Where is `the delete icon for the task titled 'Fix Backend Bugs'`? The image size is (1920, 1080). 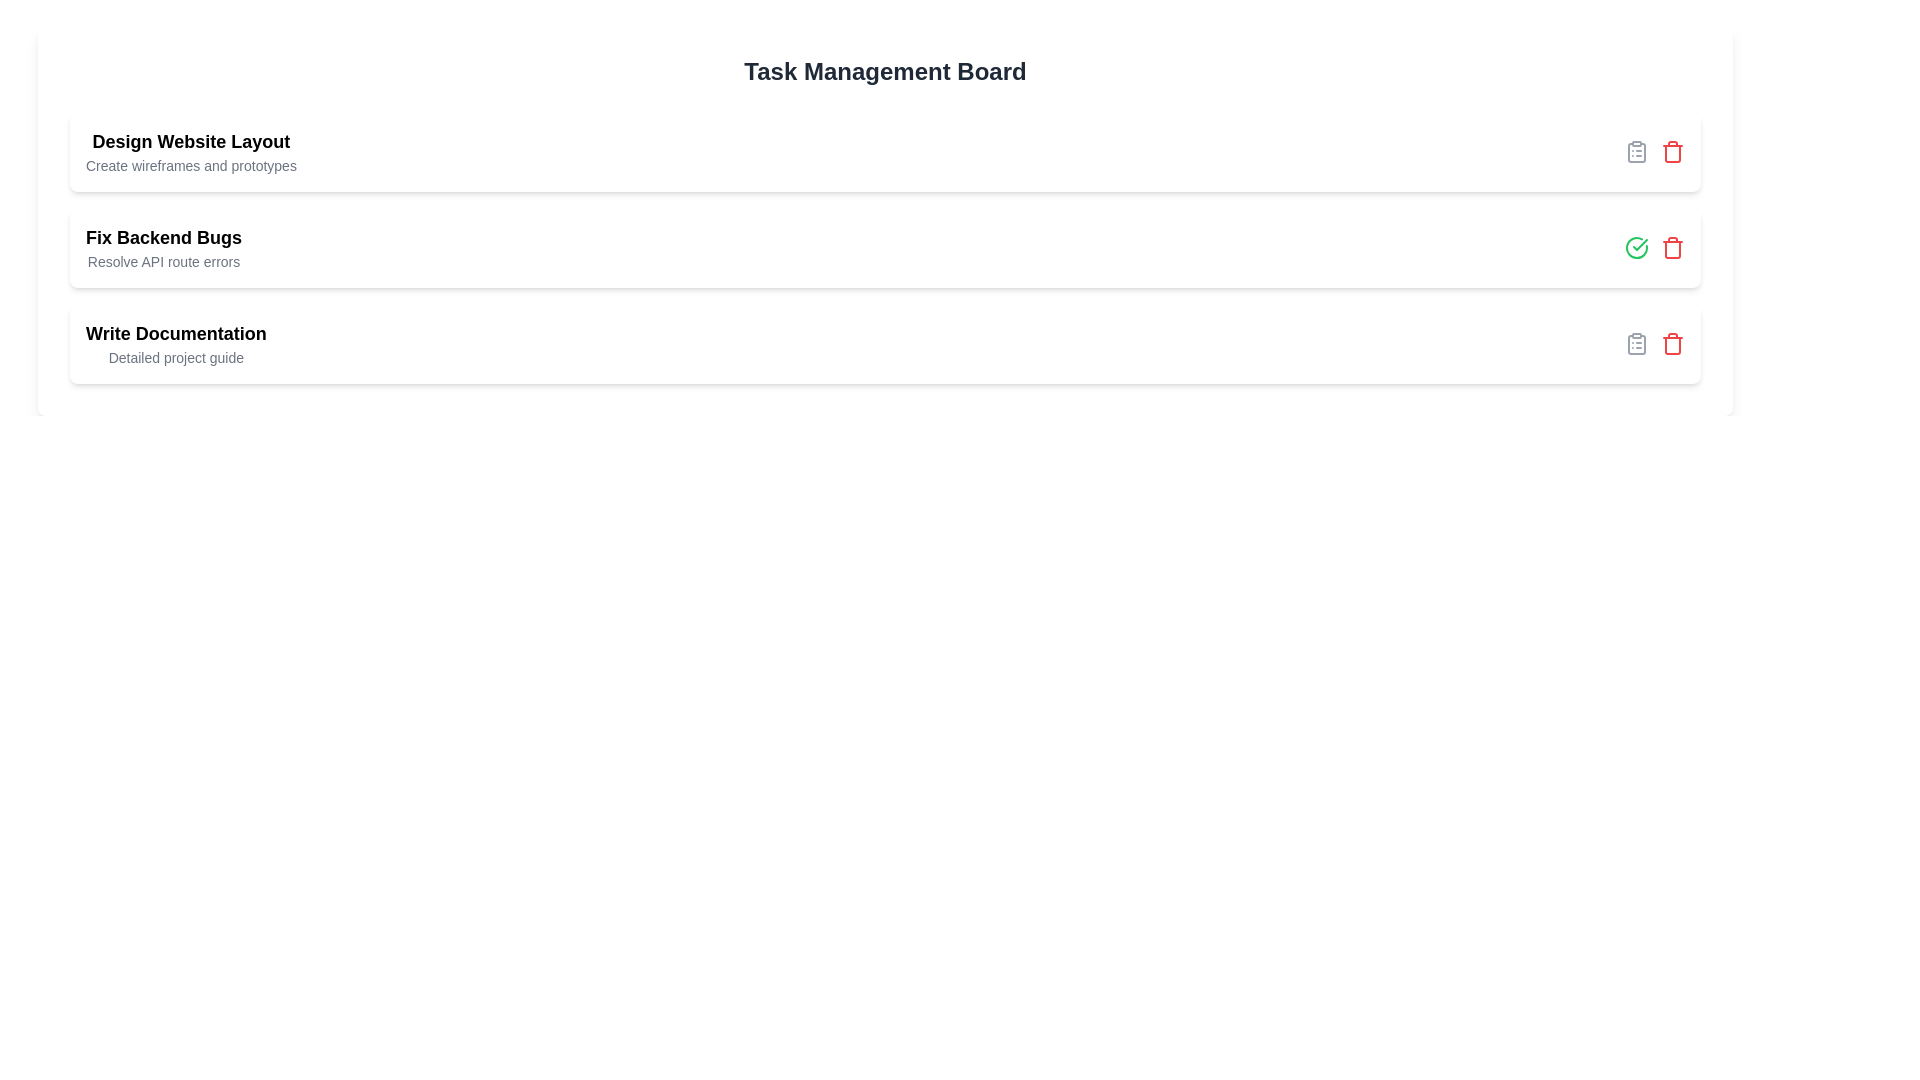
the delete icon for the task titled 'Fix Backend Bugs' is located at coordinates (1673, 246).